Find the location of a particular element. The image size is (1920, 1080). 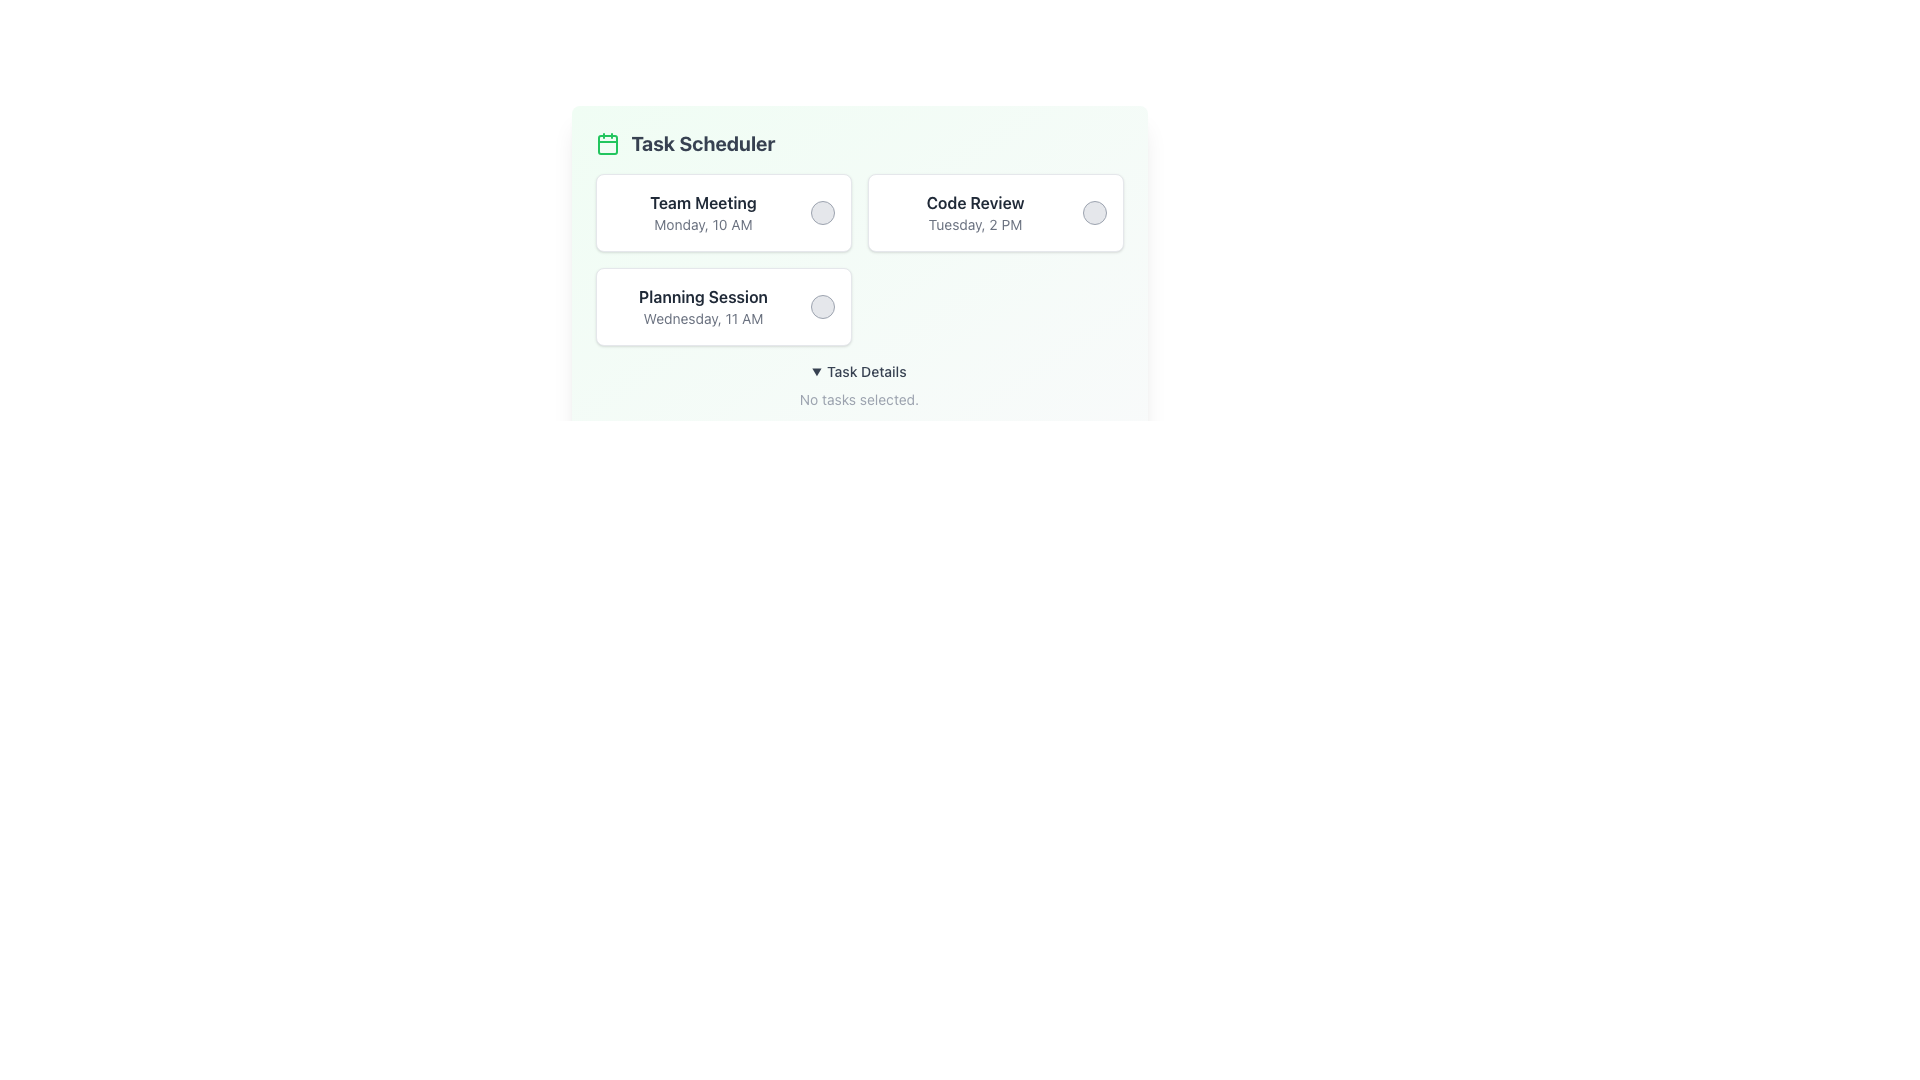

the label that represents a meeting item, located at the top-left corner of the light-colored panel within a card layout is located at coordinates (703, 212).